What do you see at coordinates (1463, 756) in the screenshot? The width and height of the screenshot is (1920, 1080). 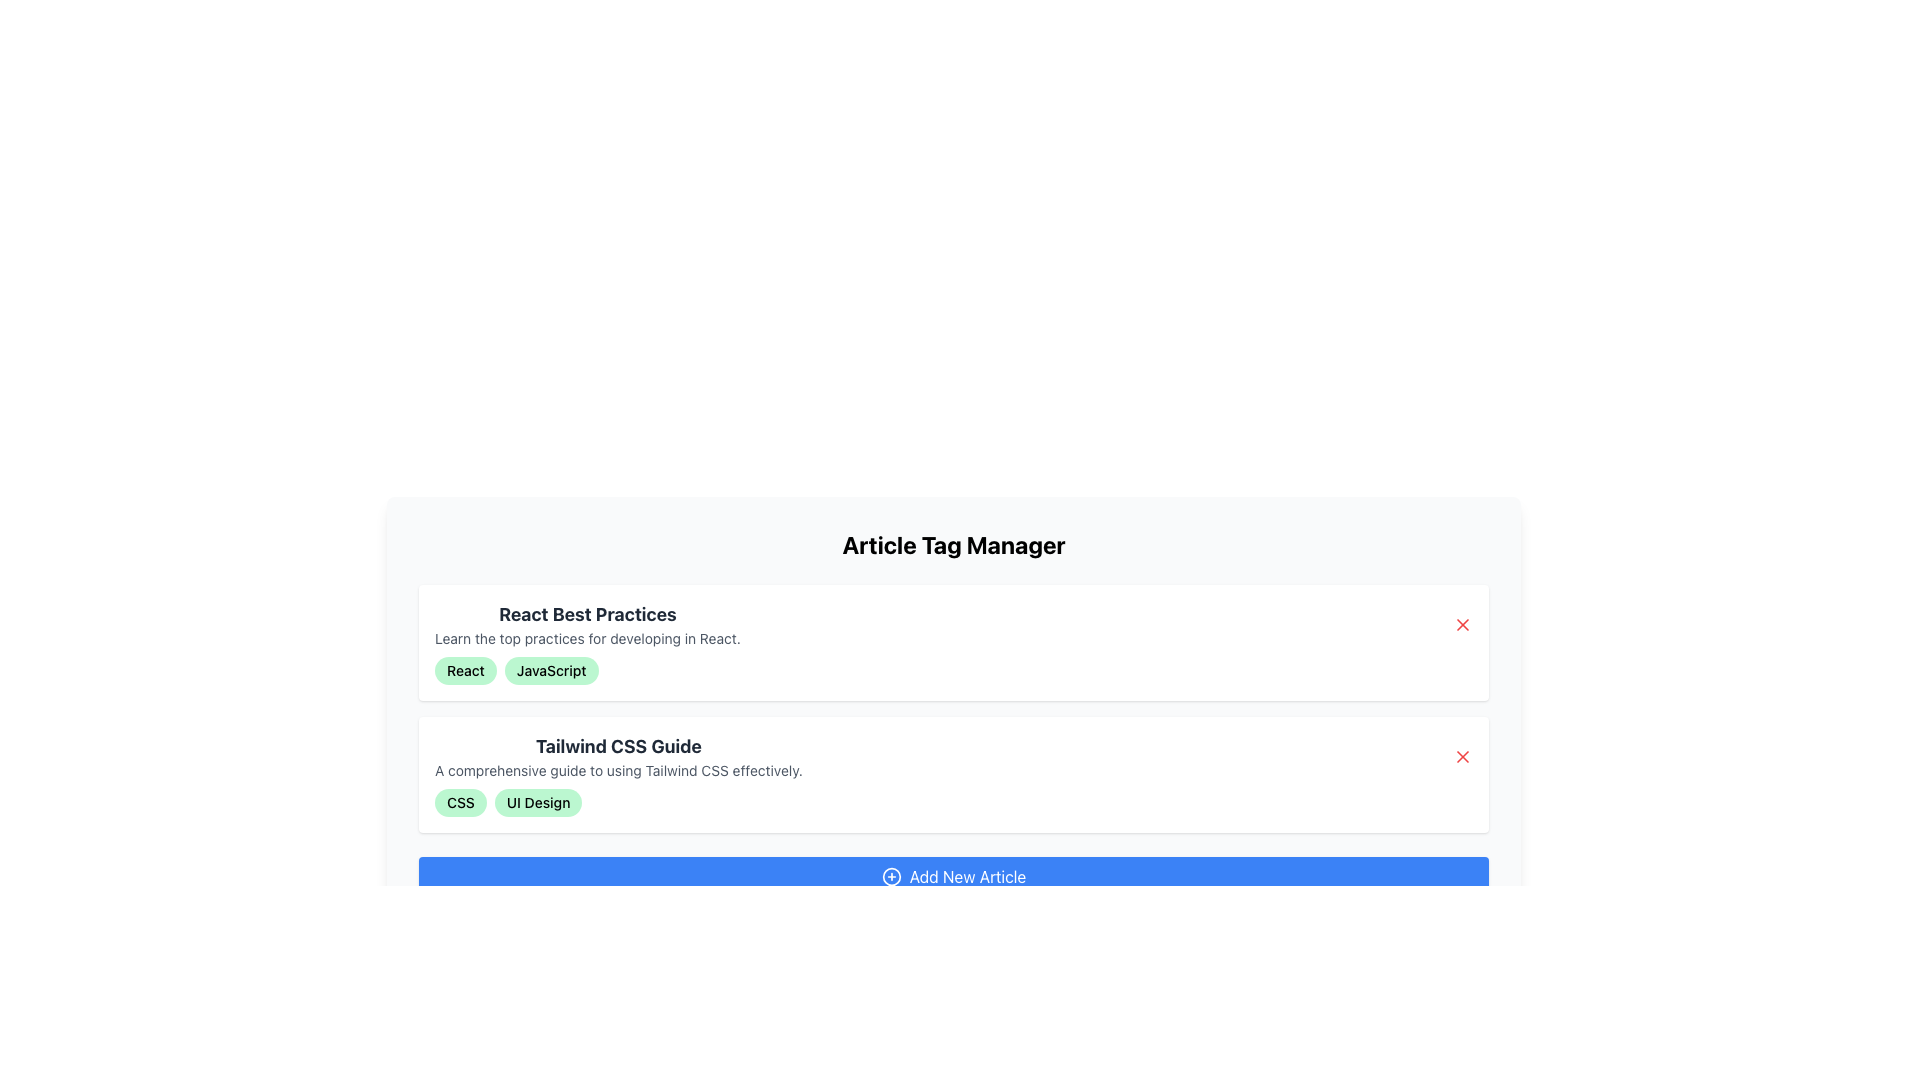 I see `the close button represented by the 'X' icon in the upper-right corner of the second row containing the 'Tailwind CSS Guide' title and description` at bounding box center [1463, 756].